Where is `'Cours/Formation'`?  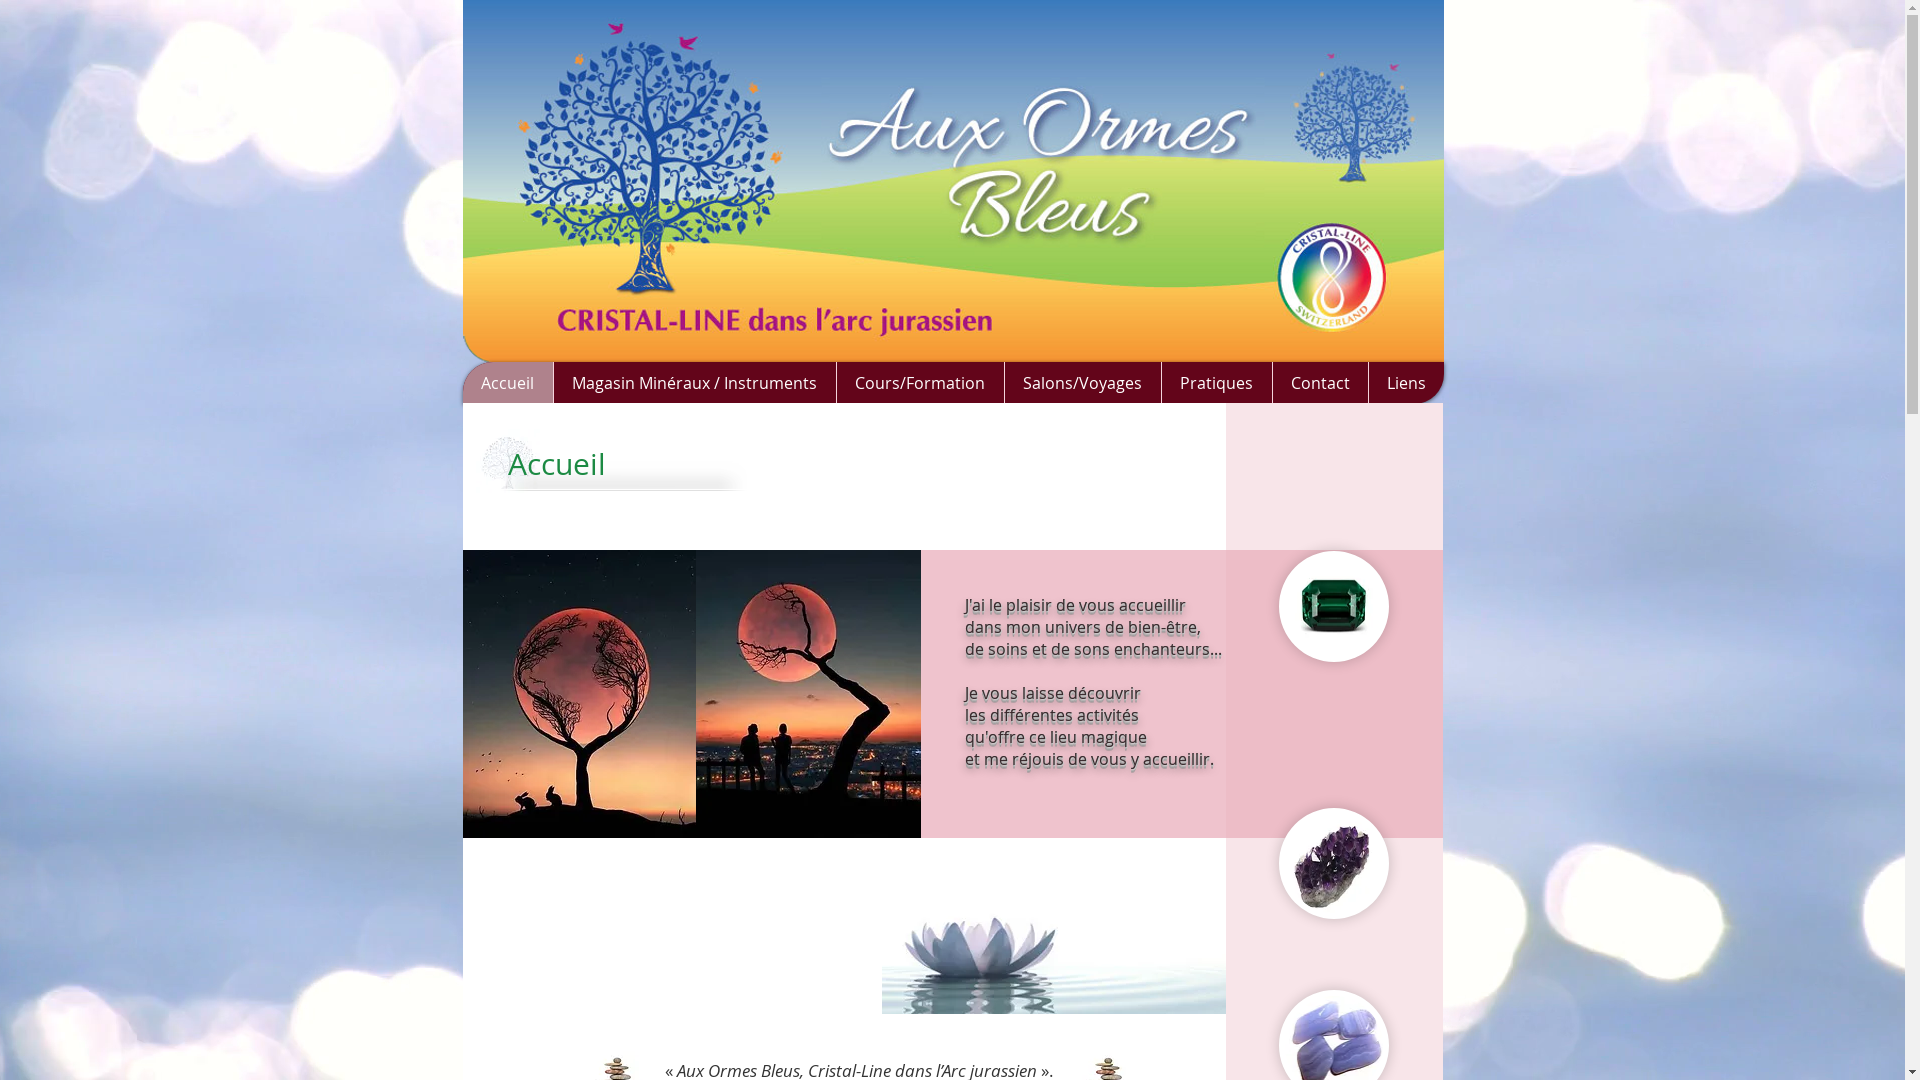
'Cours/Formation' is located at coordinates (919, 382).